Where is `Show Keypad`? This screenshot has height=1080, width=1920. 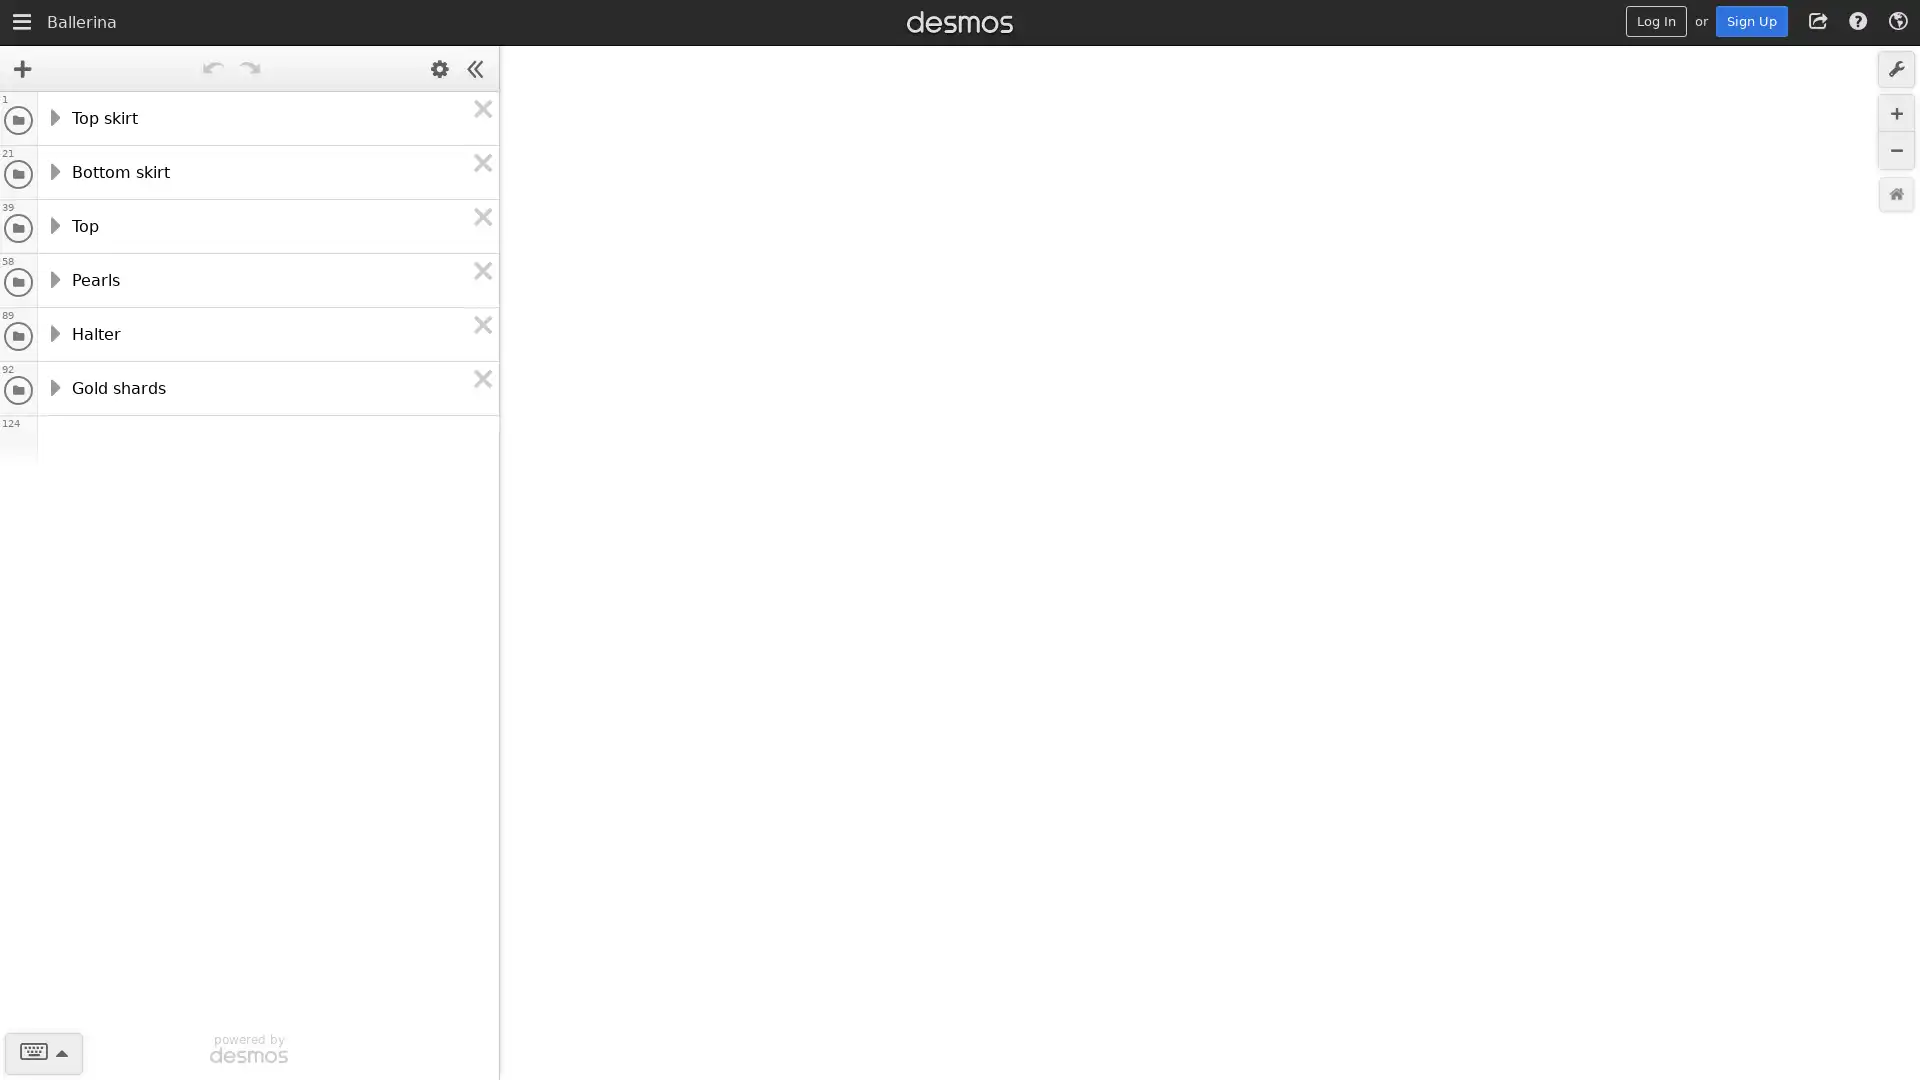 Show Keypad is located at coordinates (43, 1052).